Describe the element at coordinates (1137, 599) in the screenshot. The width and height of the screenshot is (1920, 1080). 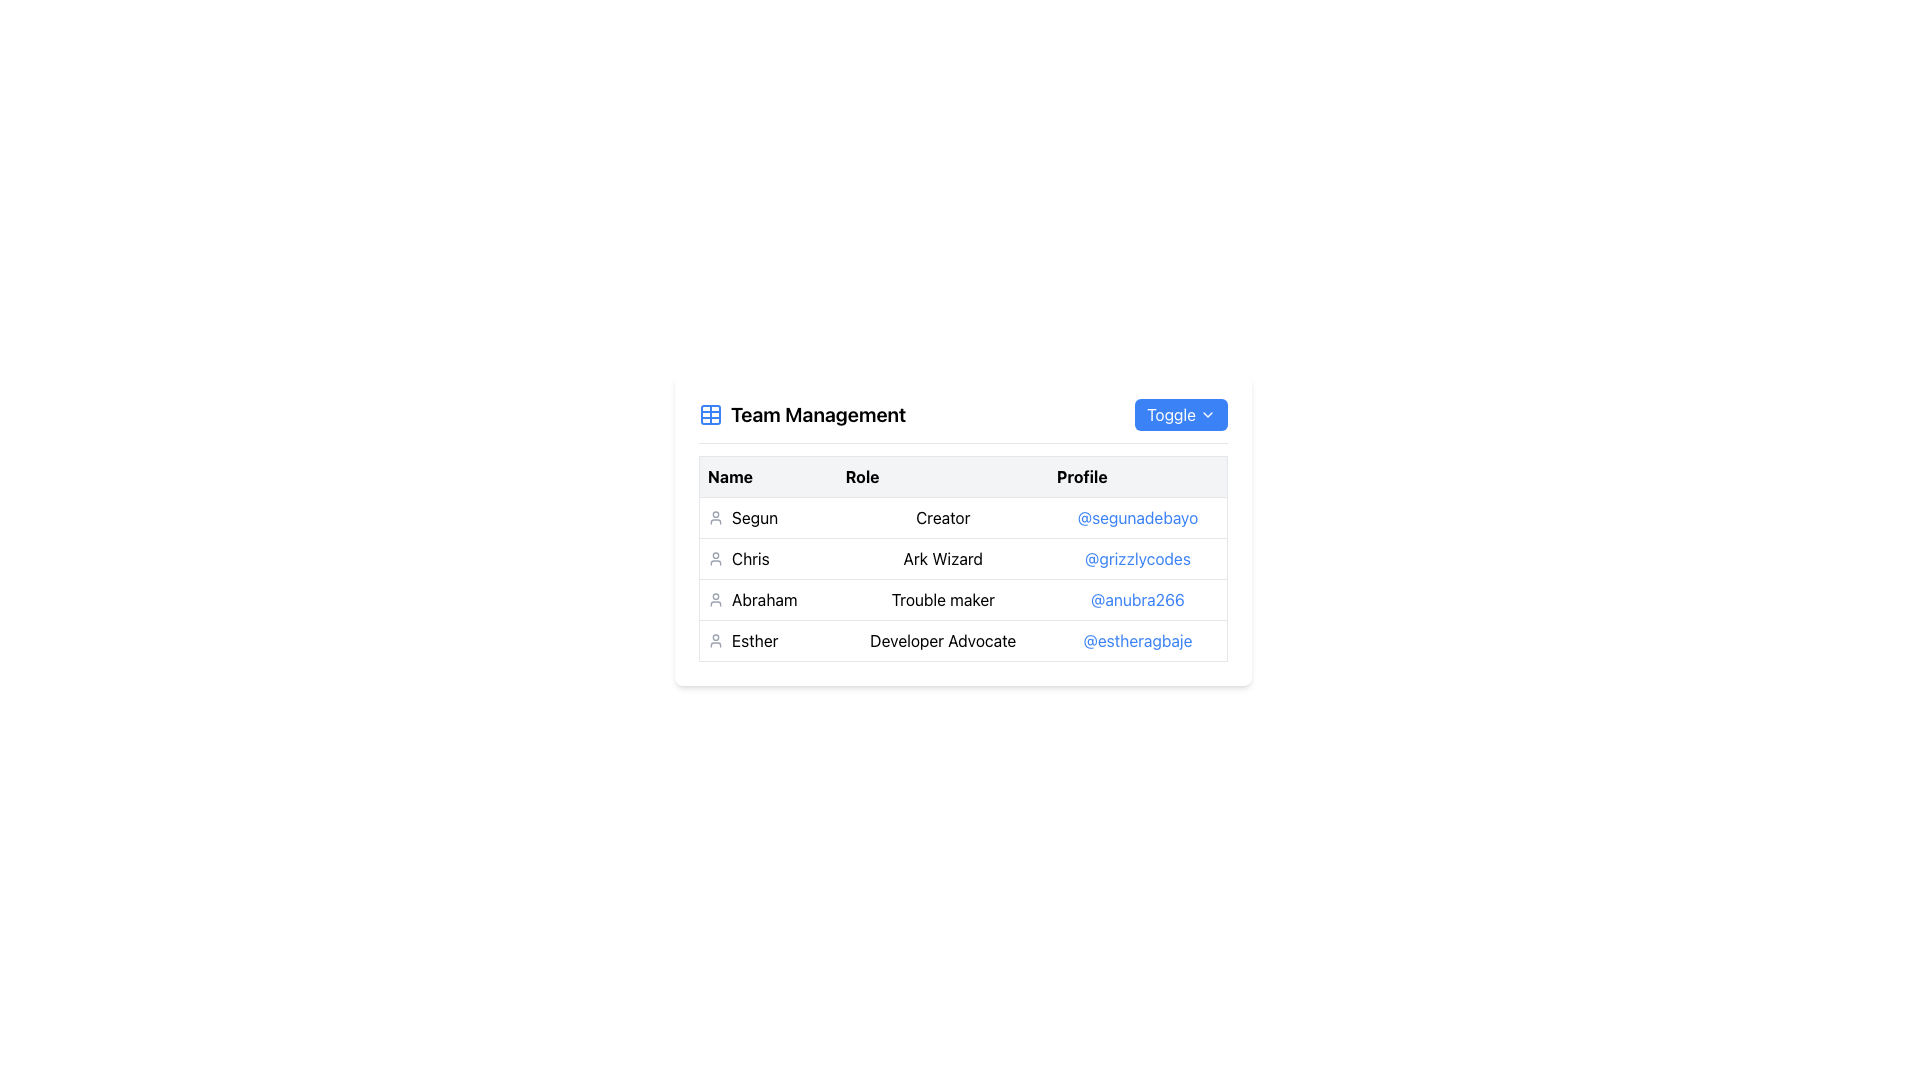
I see `the hyperlink displaying '@anubra266' in the 'Profile' column of the table row labeled 'Abraham'` at that location.